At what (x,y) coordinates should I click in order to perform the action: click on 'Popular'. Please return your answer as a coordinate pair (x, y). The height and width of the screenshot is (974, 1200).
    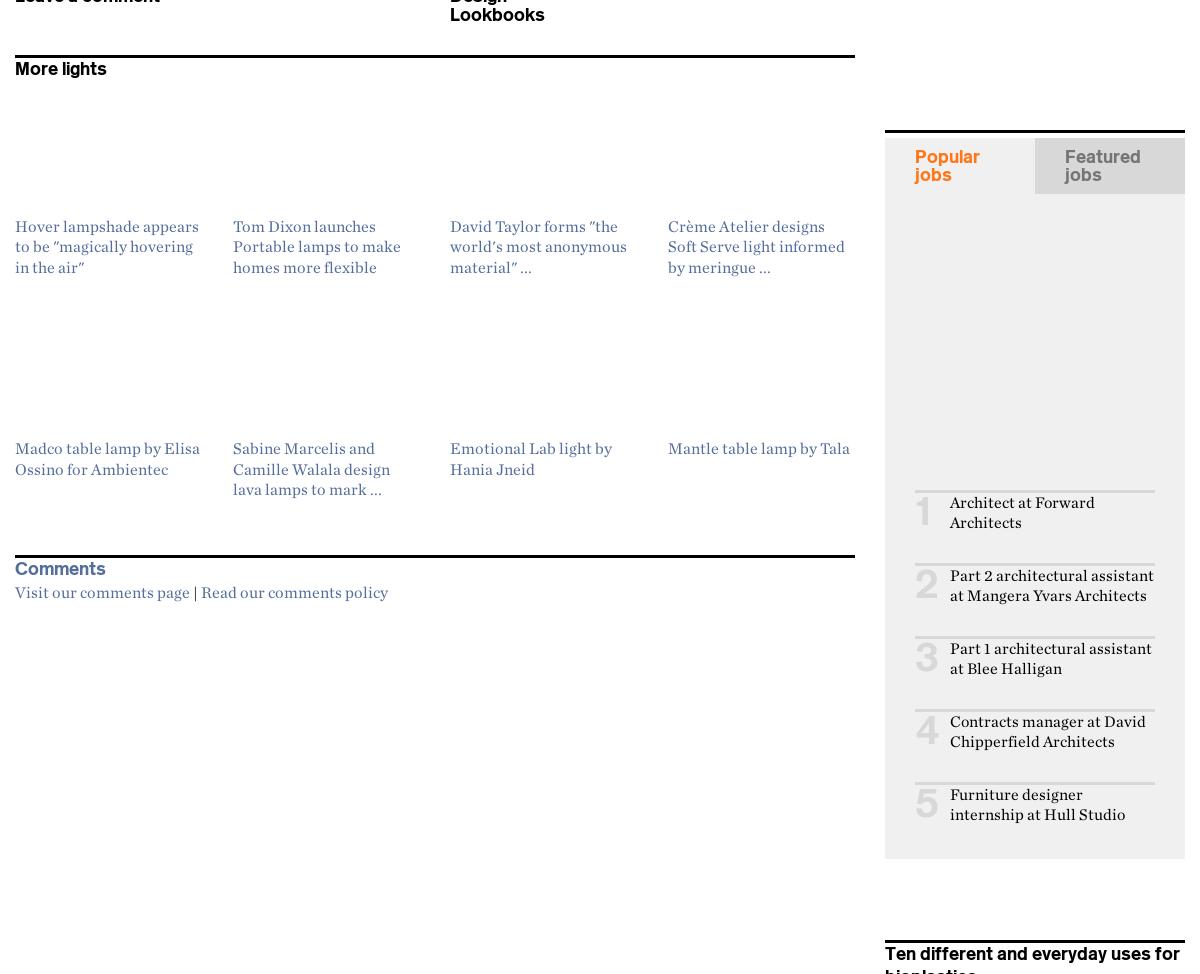
    Looking at the image, I should click on (915, 155).